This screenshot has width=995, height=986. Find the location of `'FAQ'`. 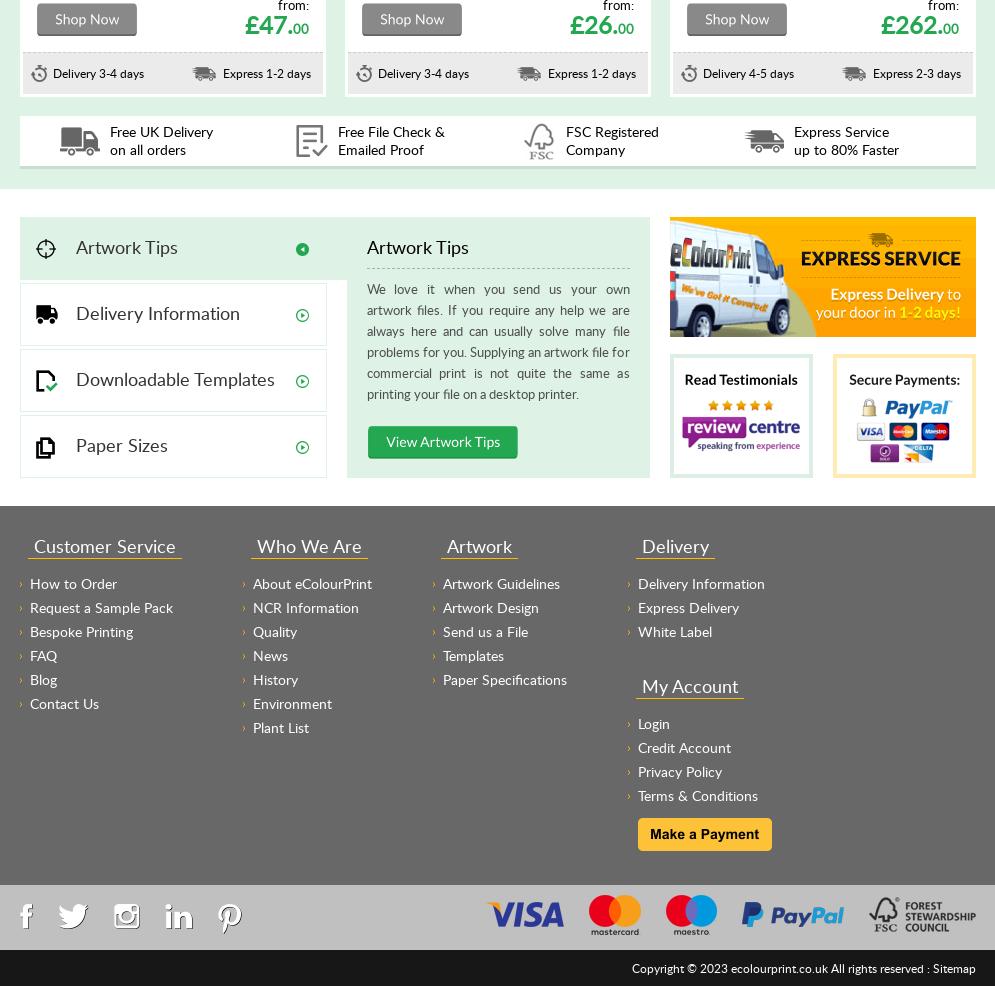

'FAQ' is located at coordinates (41, 655).